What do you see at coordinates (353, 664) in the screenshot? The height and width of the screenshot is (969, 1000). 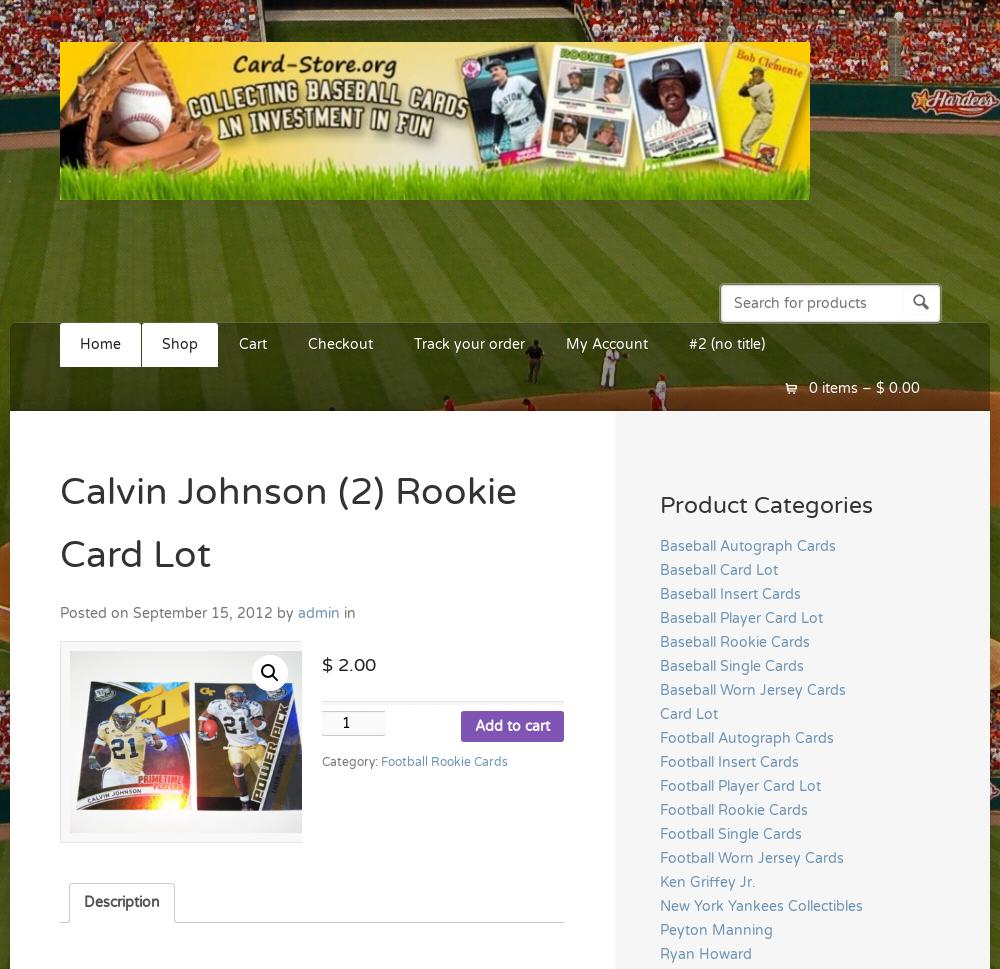 I see `'2.00'` at bounding box center [353, 664].